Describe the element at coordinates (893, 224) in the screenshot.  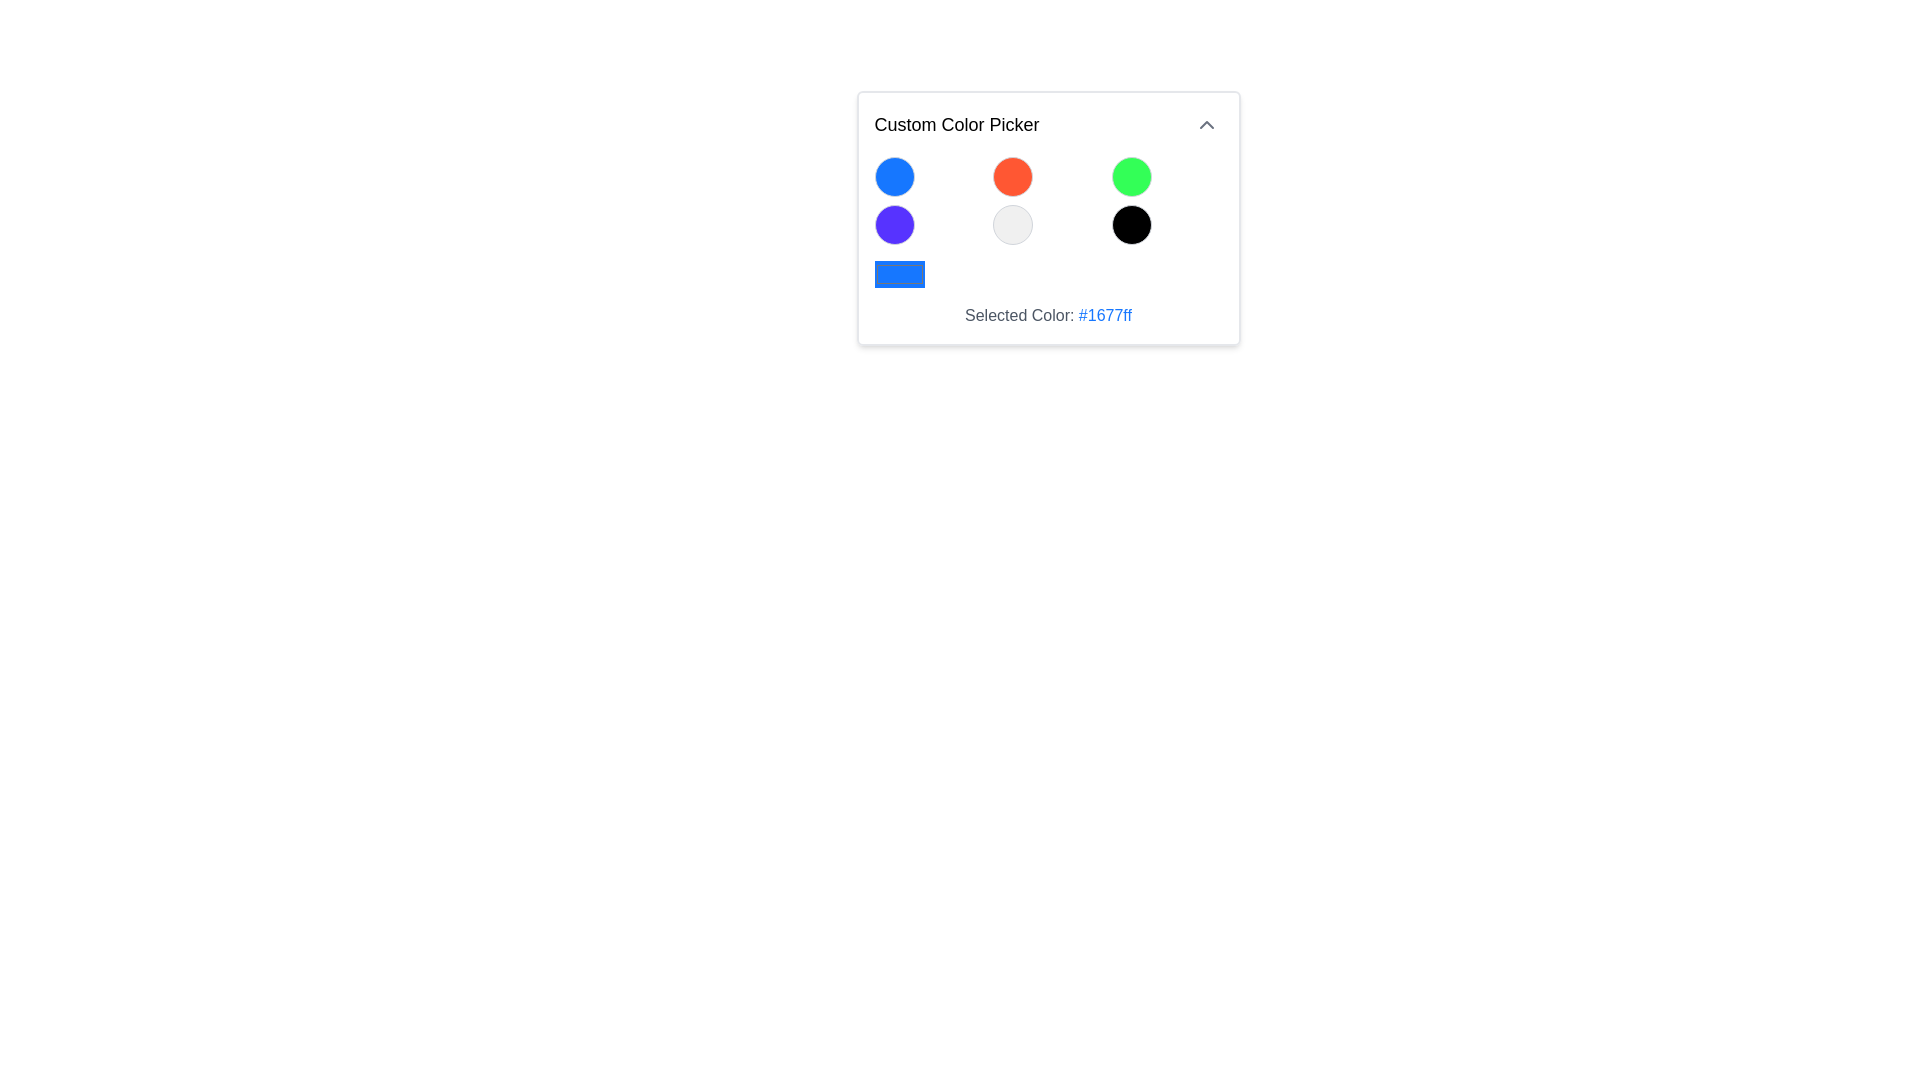
I see `the purple color selection button located in the second row, first column of the grid within the color picker interface` at that location.